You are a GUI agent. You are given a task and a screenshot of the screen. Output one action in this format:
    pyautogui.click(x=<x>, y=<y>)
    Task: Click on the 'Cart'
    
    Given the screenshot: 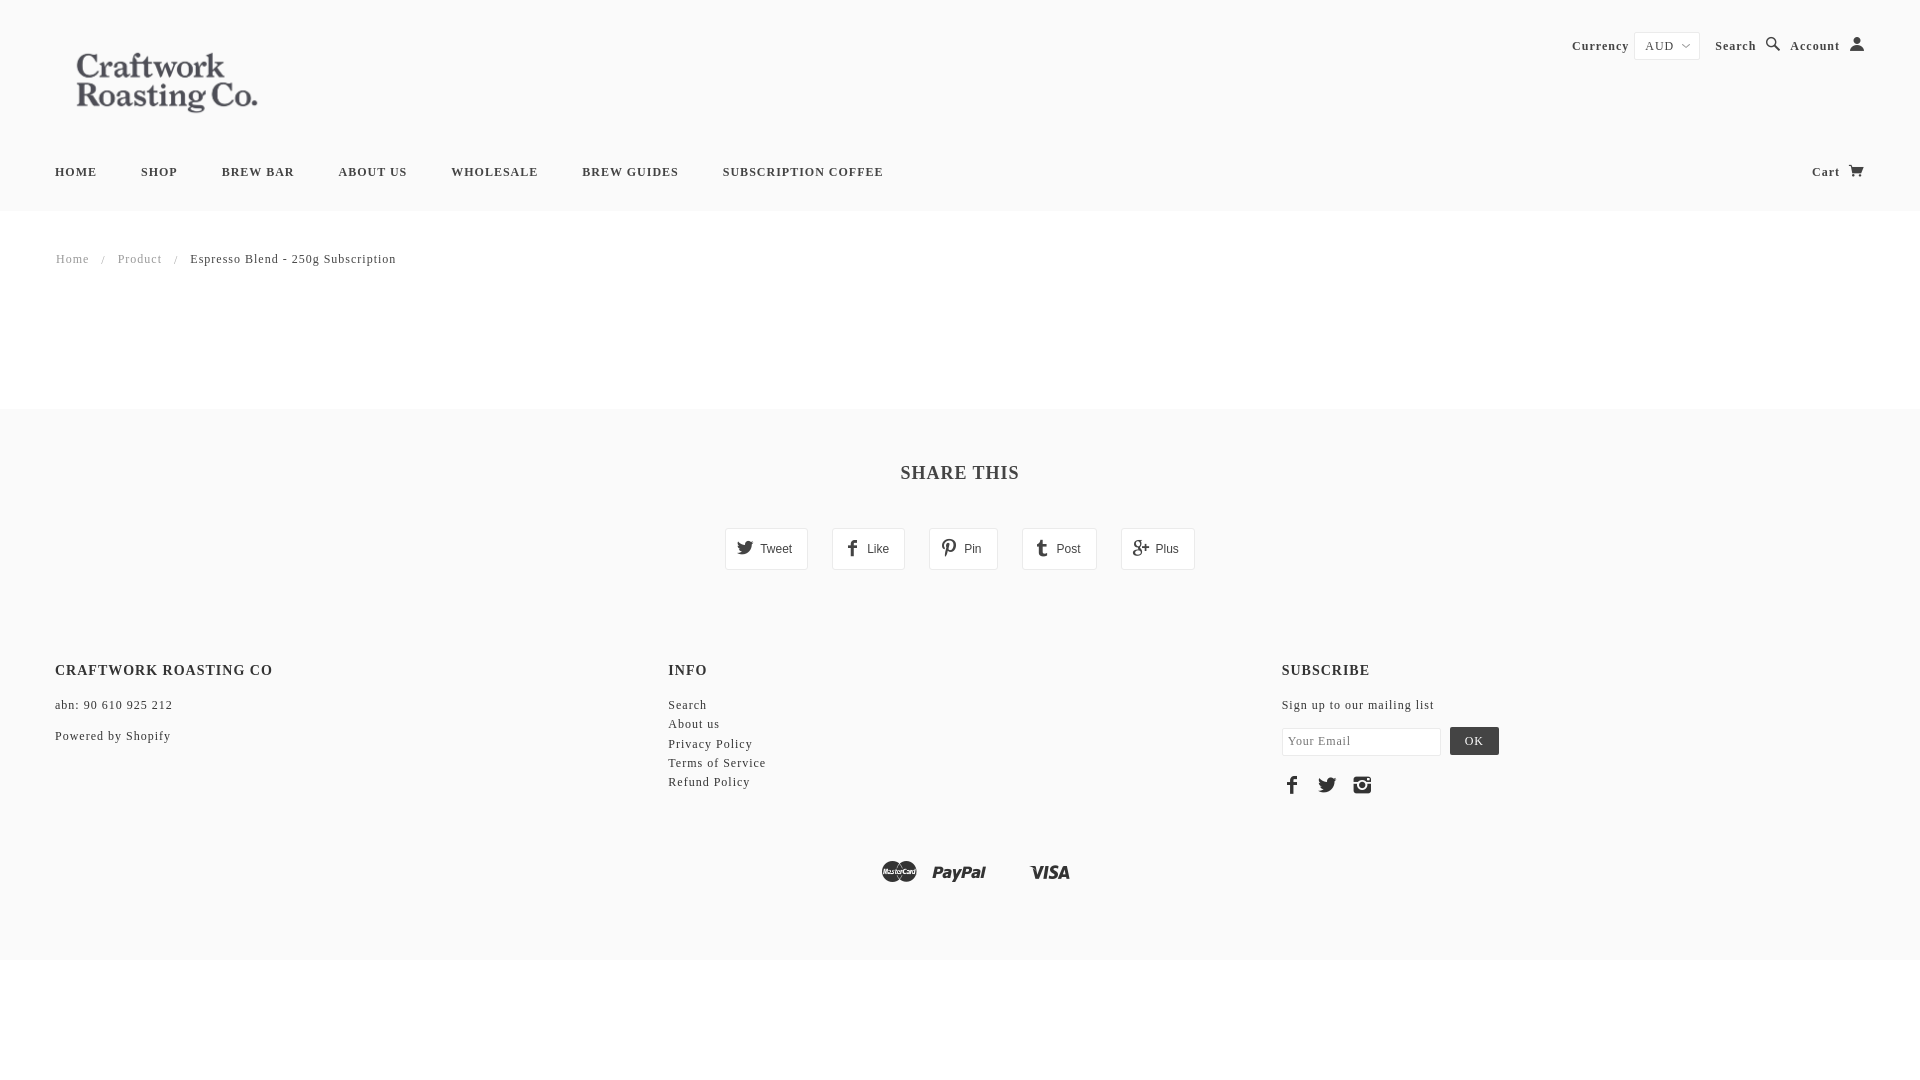 What is the action you would take?
    pyautogui.click(x=1811, y=171)
    